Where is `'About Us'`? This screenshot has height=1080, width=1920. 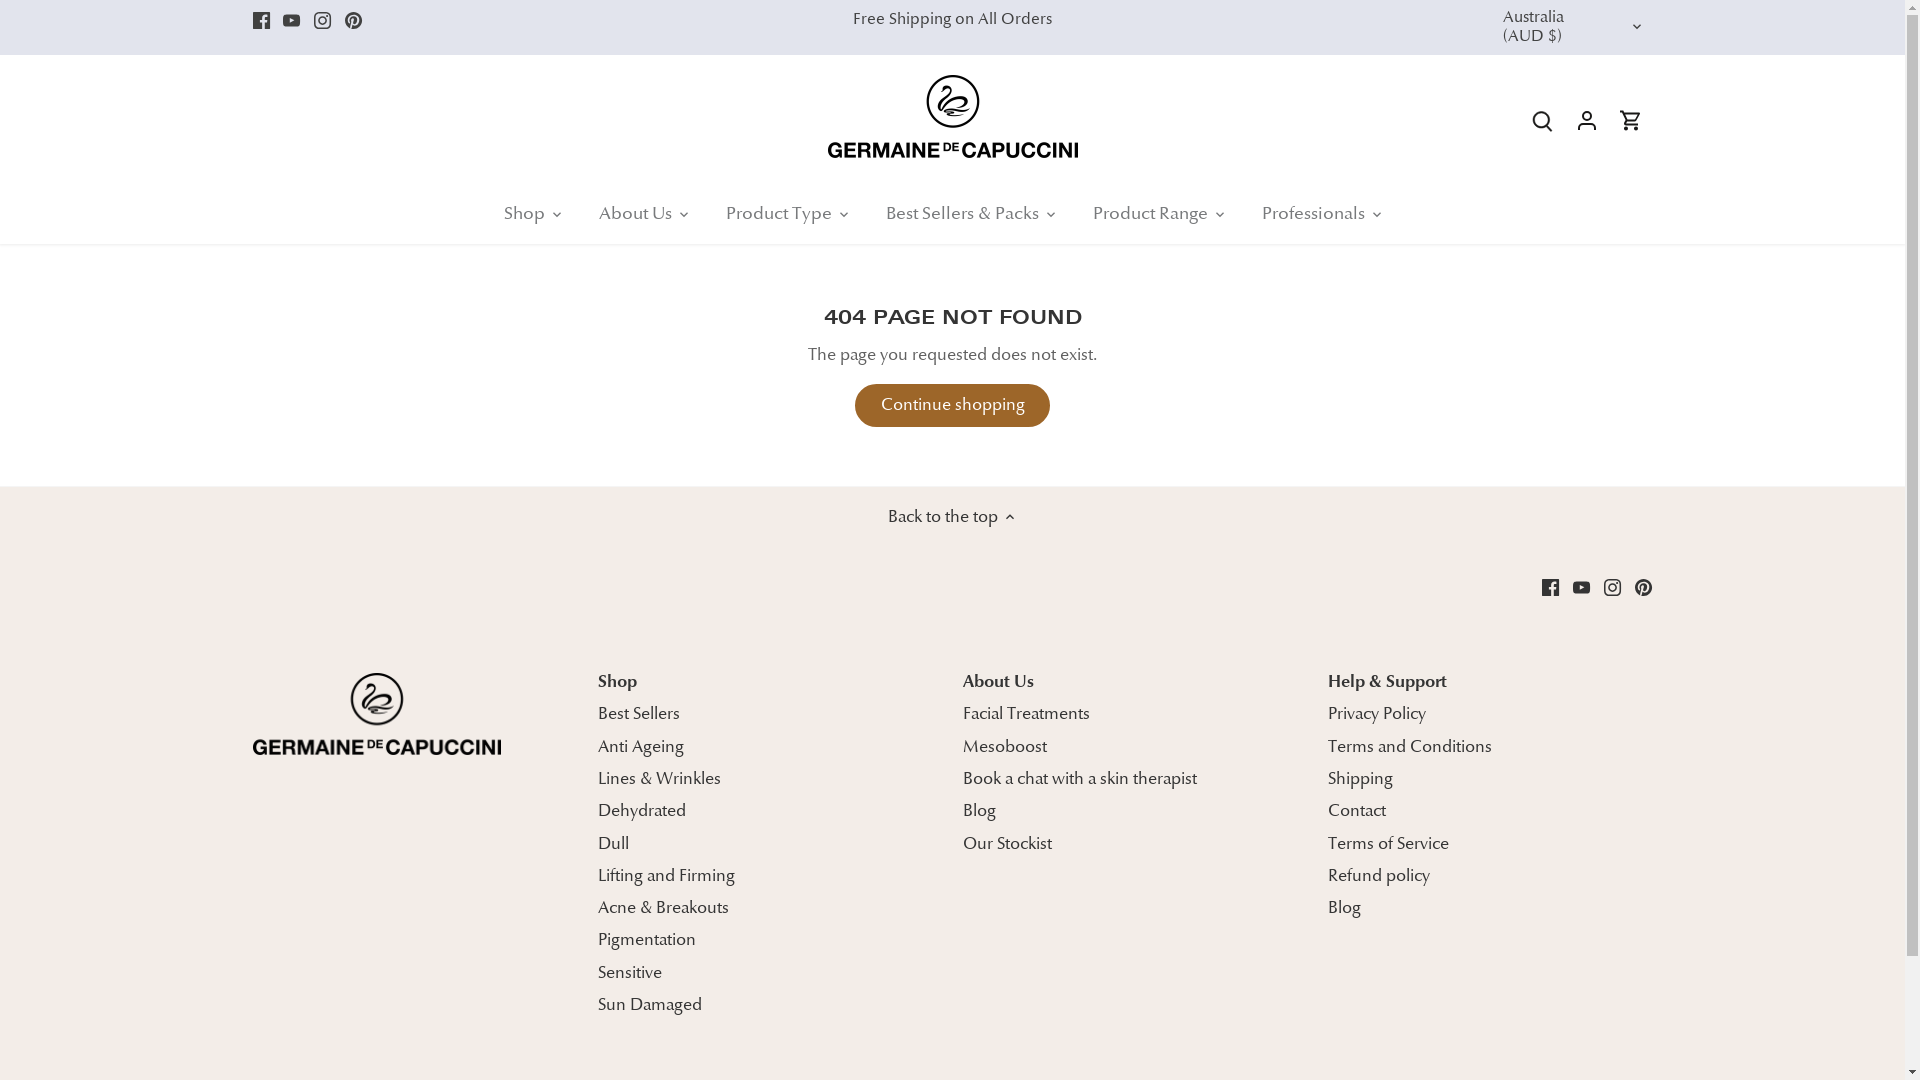 'About Us' is located at coordinates (634, 214).